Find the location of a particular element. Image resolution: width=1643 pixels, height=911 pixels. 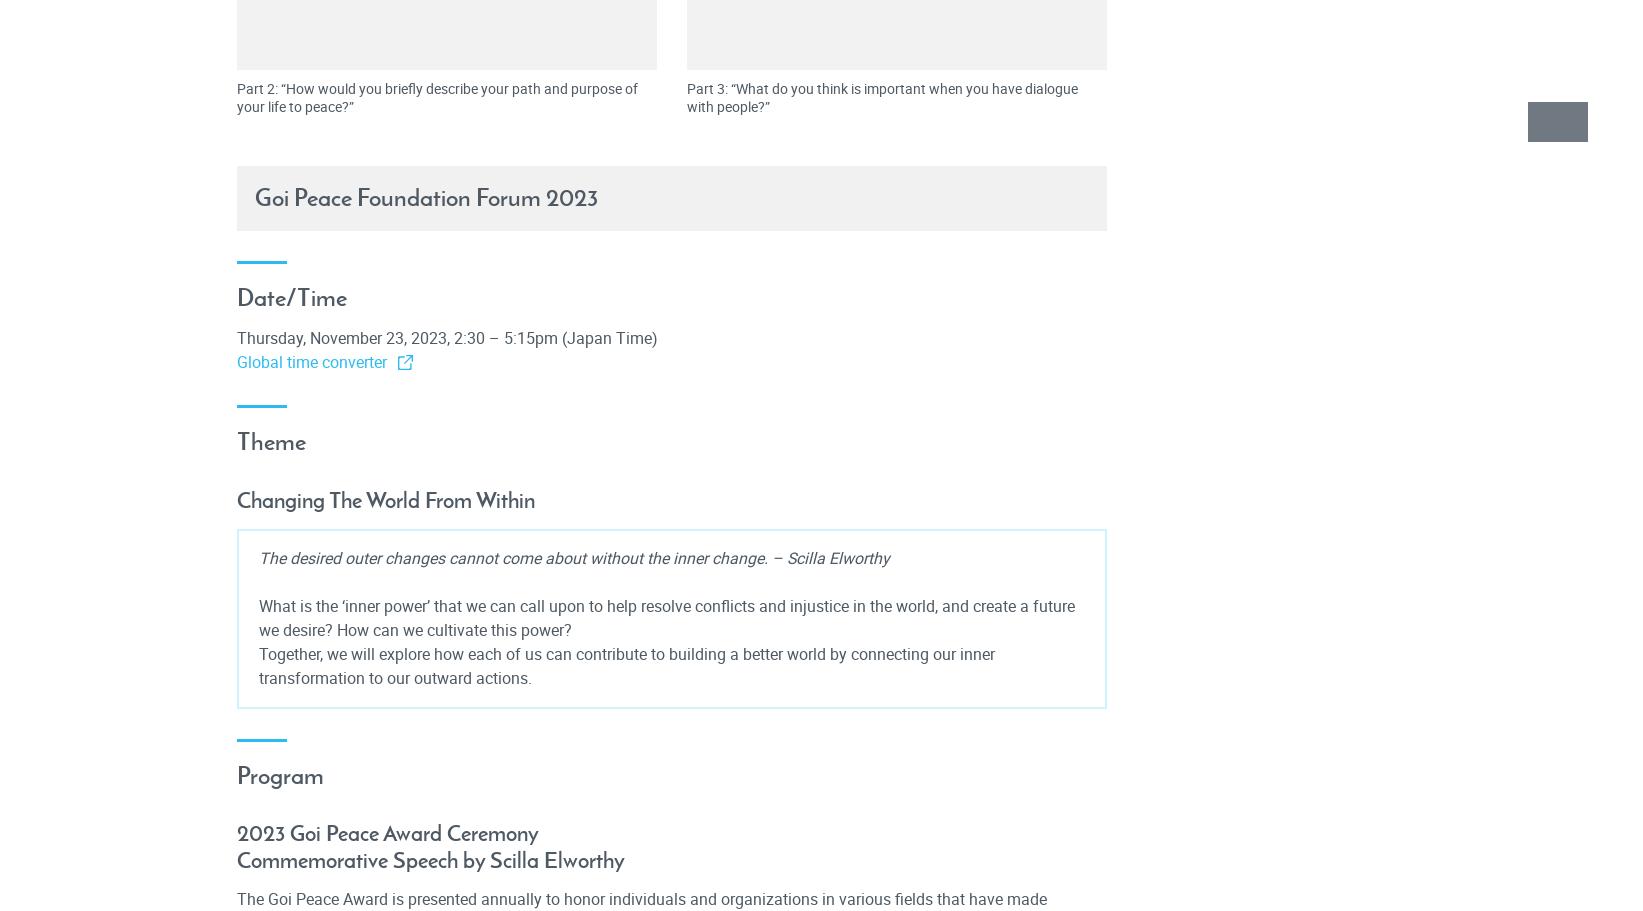

'What is the ‘inner power’ that we can call upon to help resolve conflicts and injustice in the world, and create a future we desire? How can we cultivate this power?' is located at coordinates (665, 616).